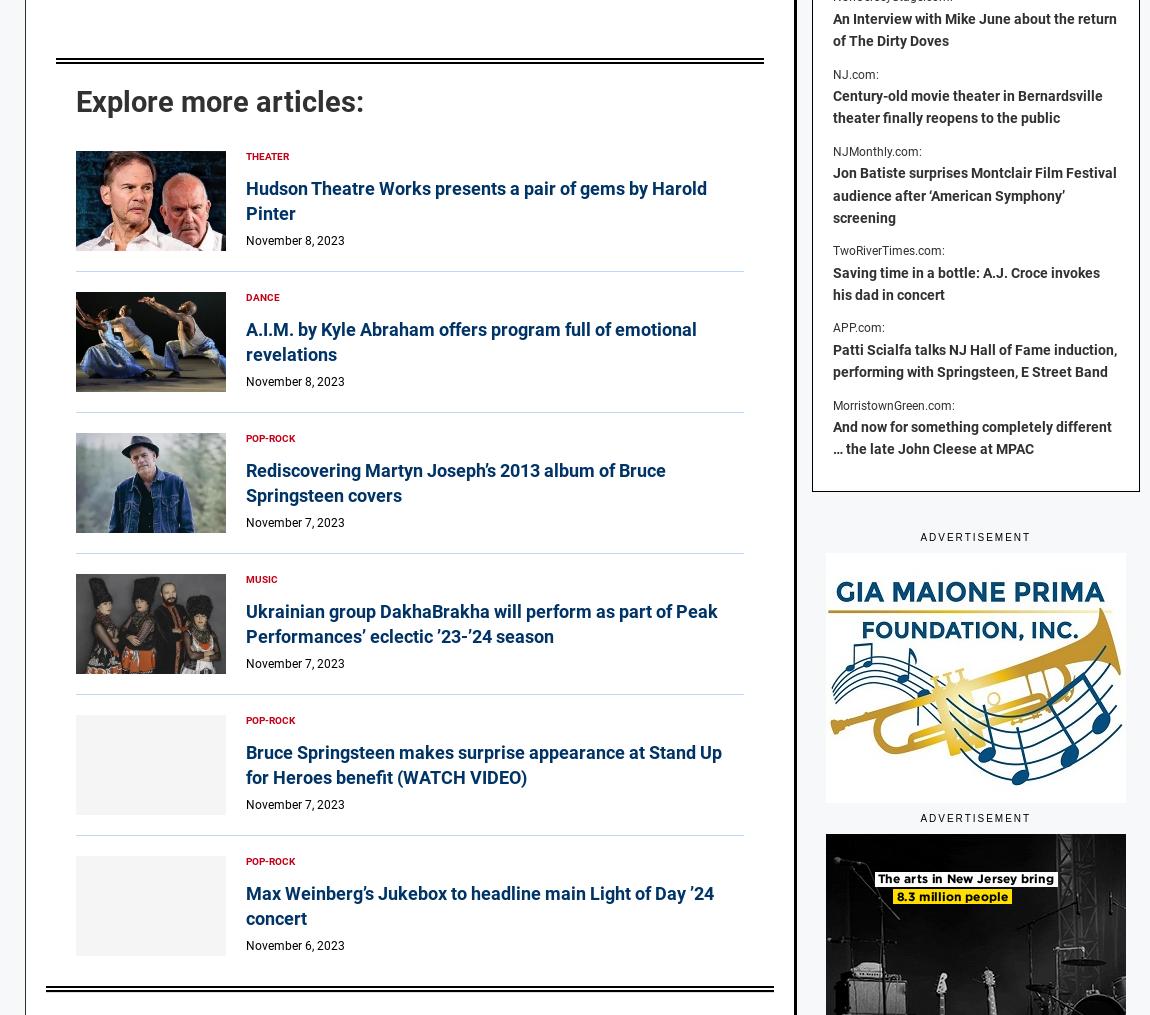 This screenshot has width=1150, height=1015. Describe the element at coordinates (244, 481) in the screenshot. I see `'Rediscovering Martyn Joseph’s 2013 album of Bruce Springsteen covers'` at that location.